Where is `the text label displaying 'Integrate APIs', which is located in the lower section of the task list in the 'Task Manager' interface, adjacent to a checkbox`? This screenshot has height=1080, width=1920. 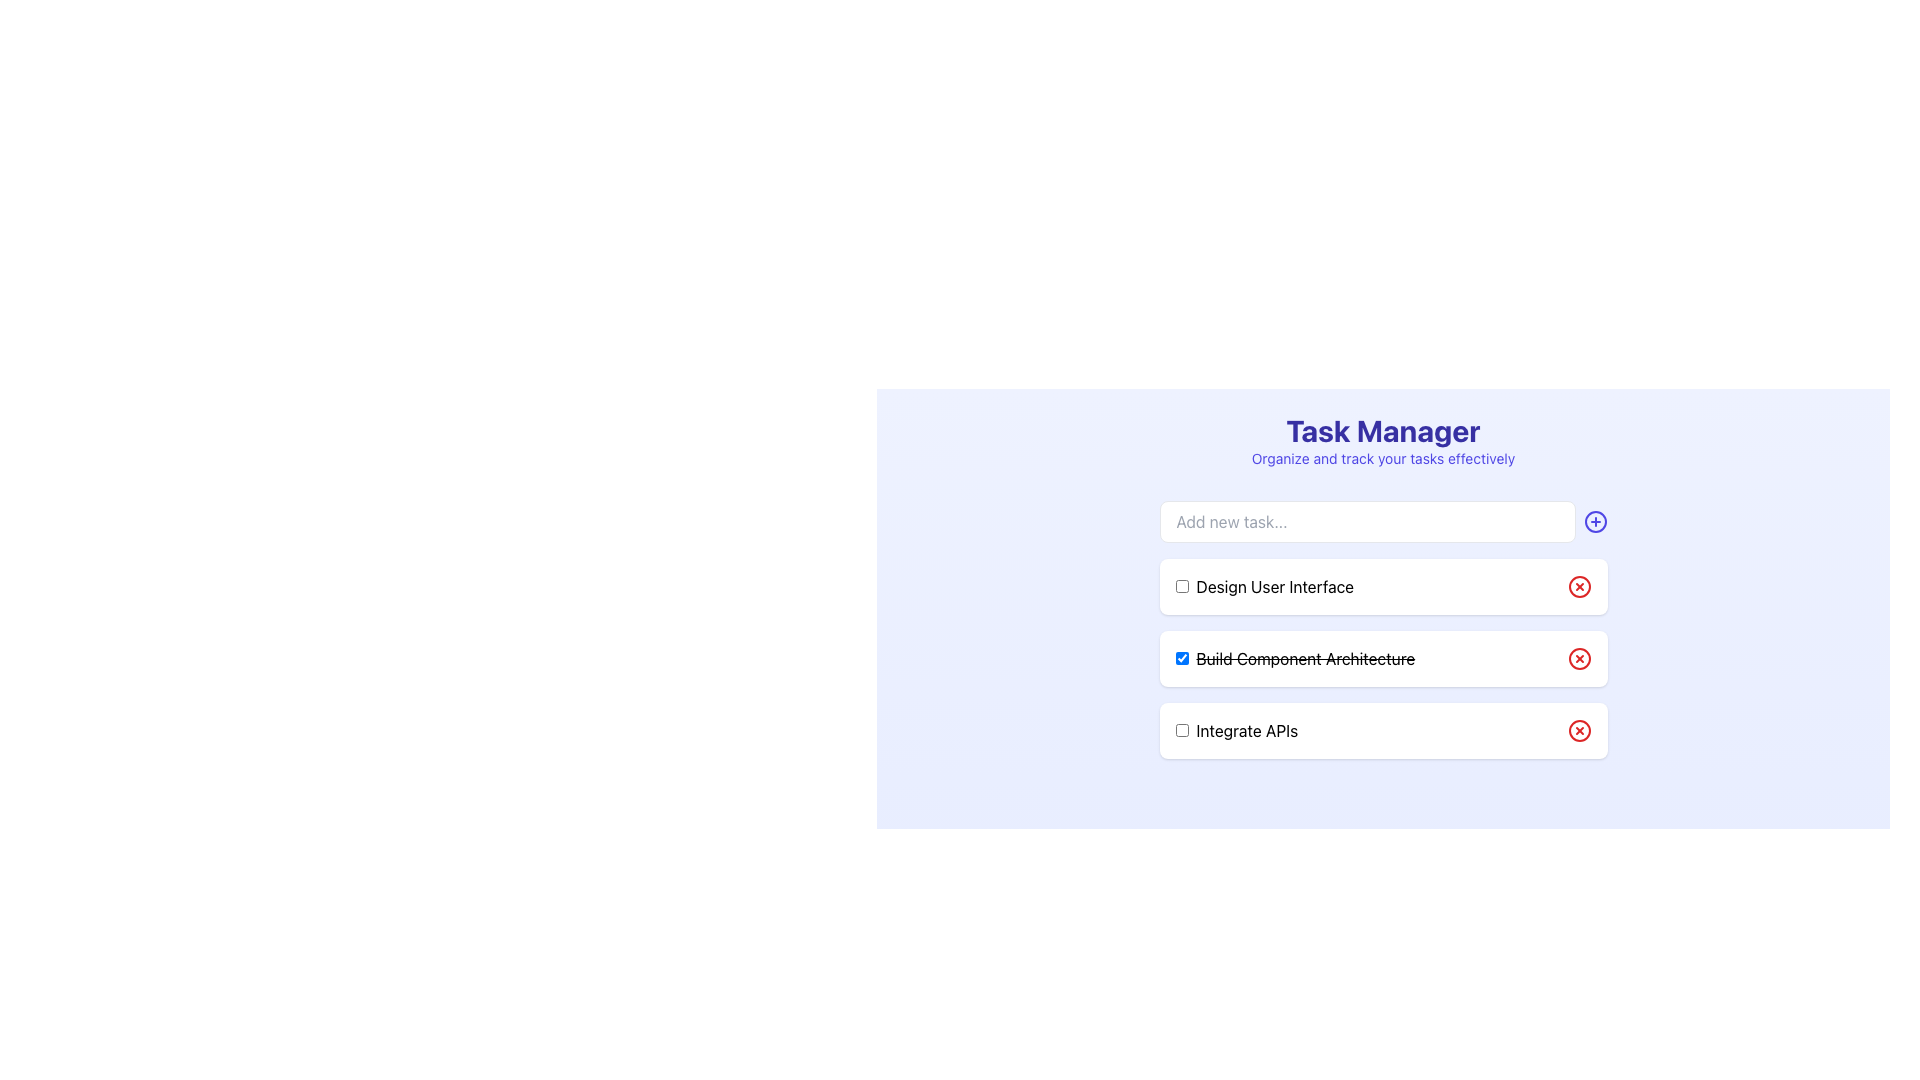
the text label displaying 'Integrate APIs', which is located in the lower section of the task list in the 'Task Manager' interface, adjacent to a checkbox is located at coordinates (1246, 731).